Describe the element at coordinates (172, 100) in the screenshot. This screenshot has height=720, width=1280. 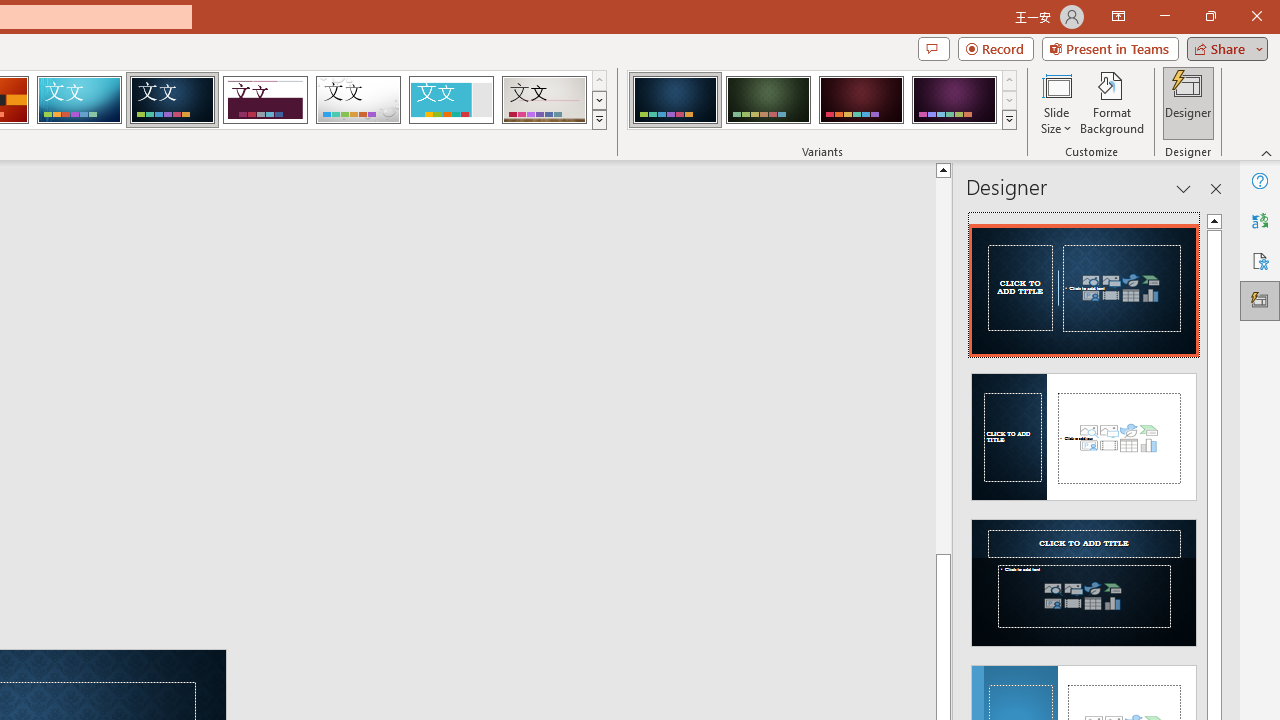
I see `'Damask'` at that location.